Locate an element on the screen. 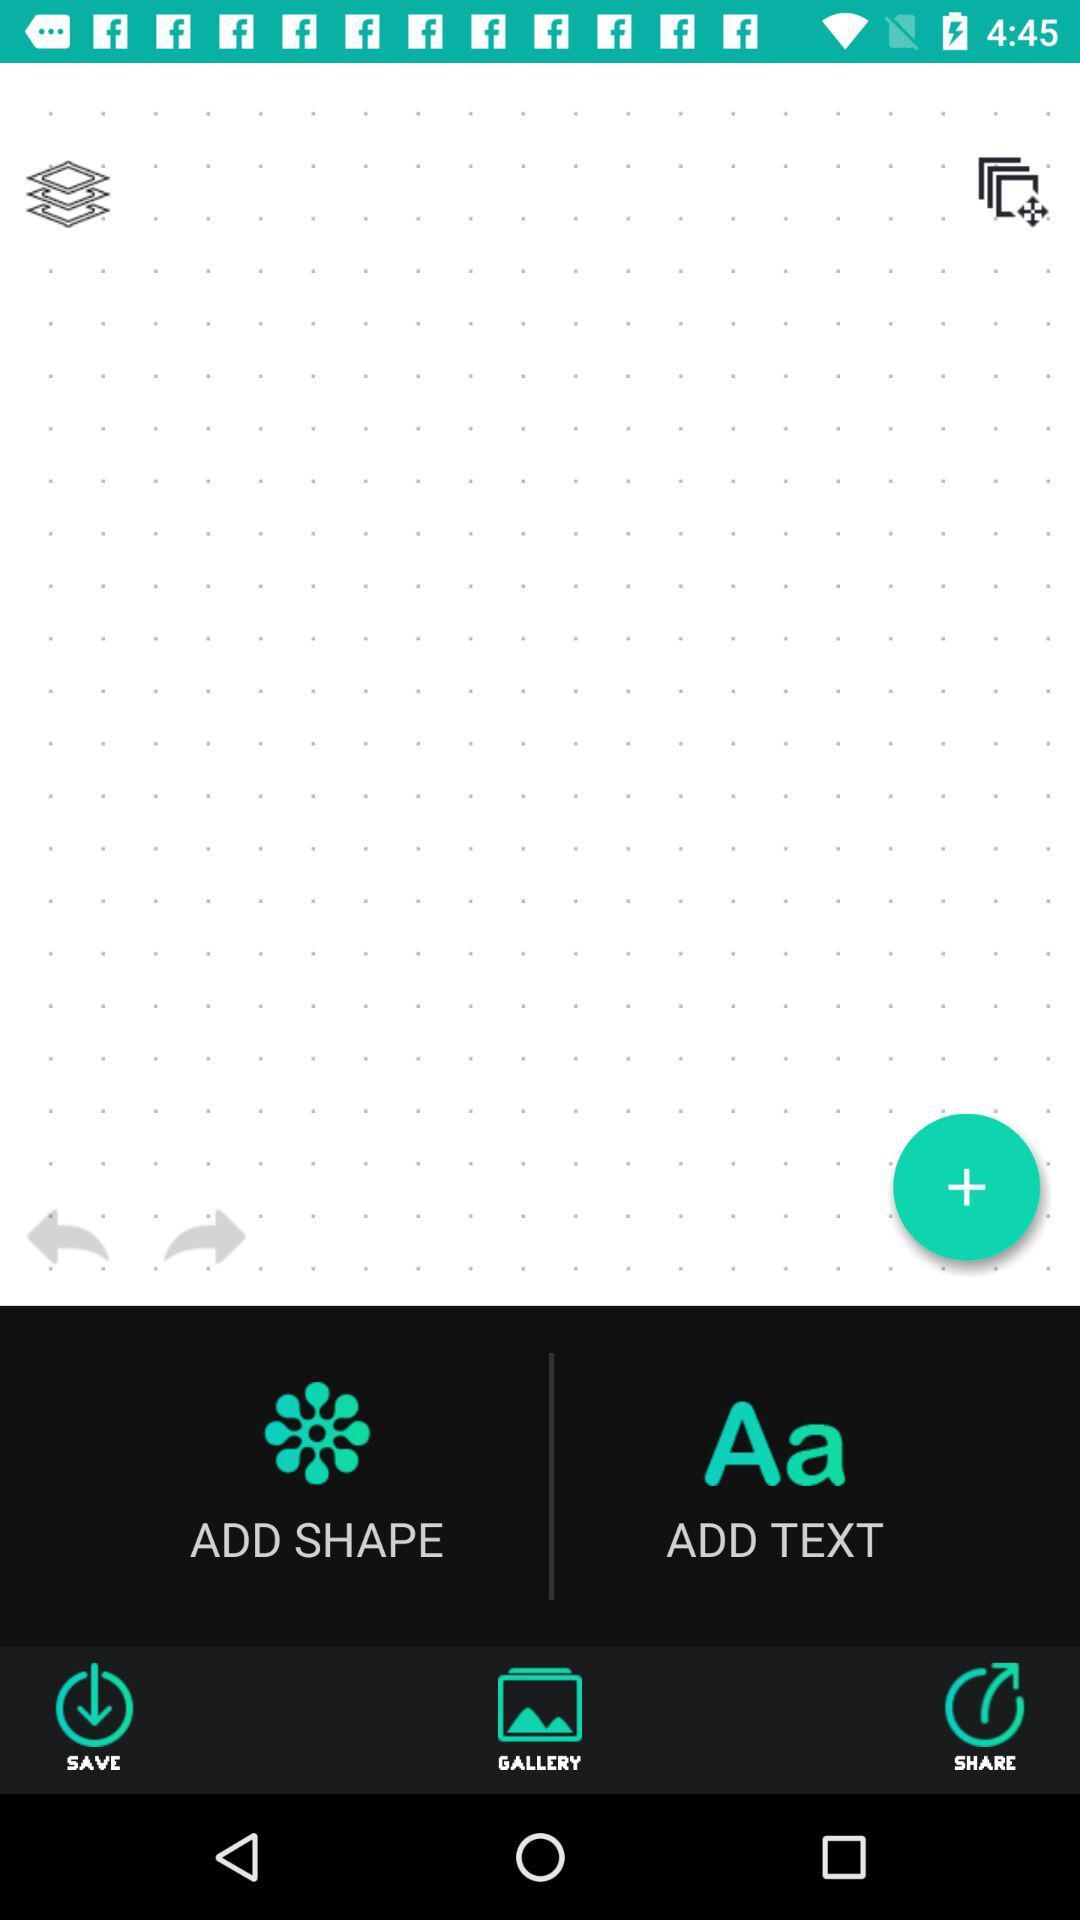 The height and width of the screenshot is (1920, 1080). the item above the save is located at coordinates (67, 1236).